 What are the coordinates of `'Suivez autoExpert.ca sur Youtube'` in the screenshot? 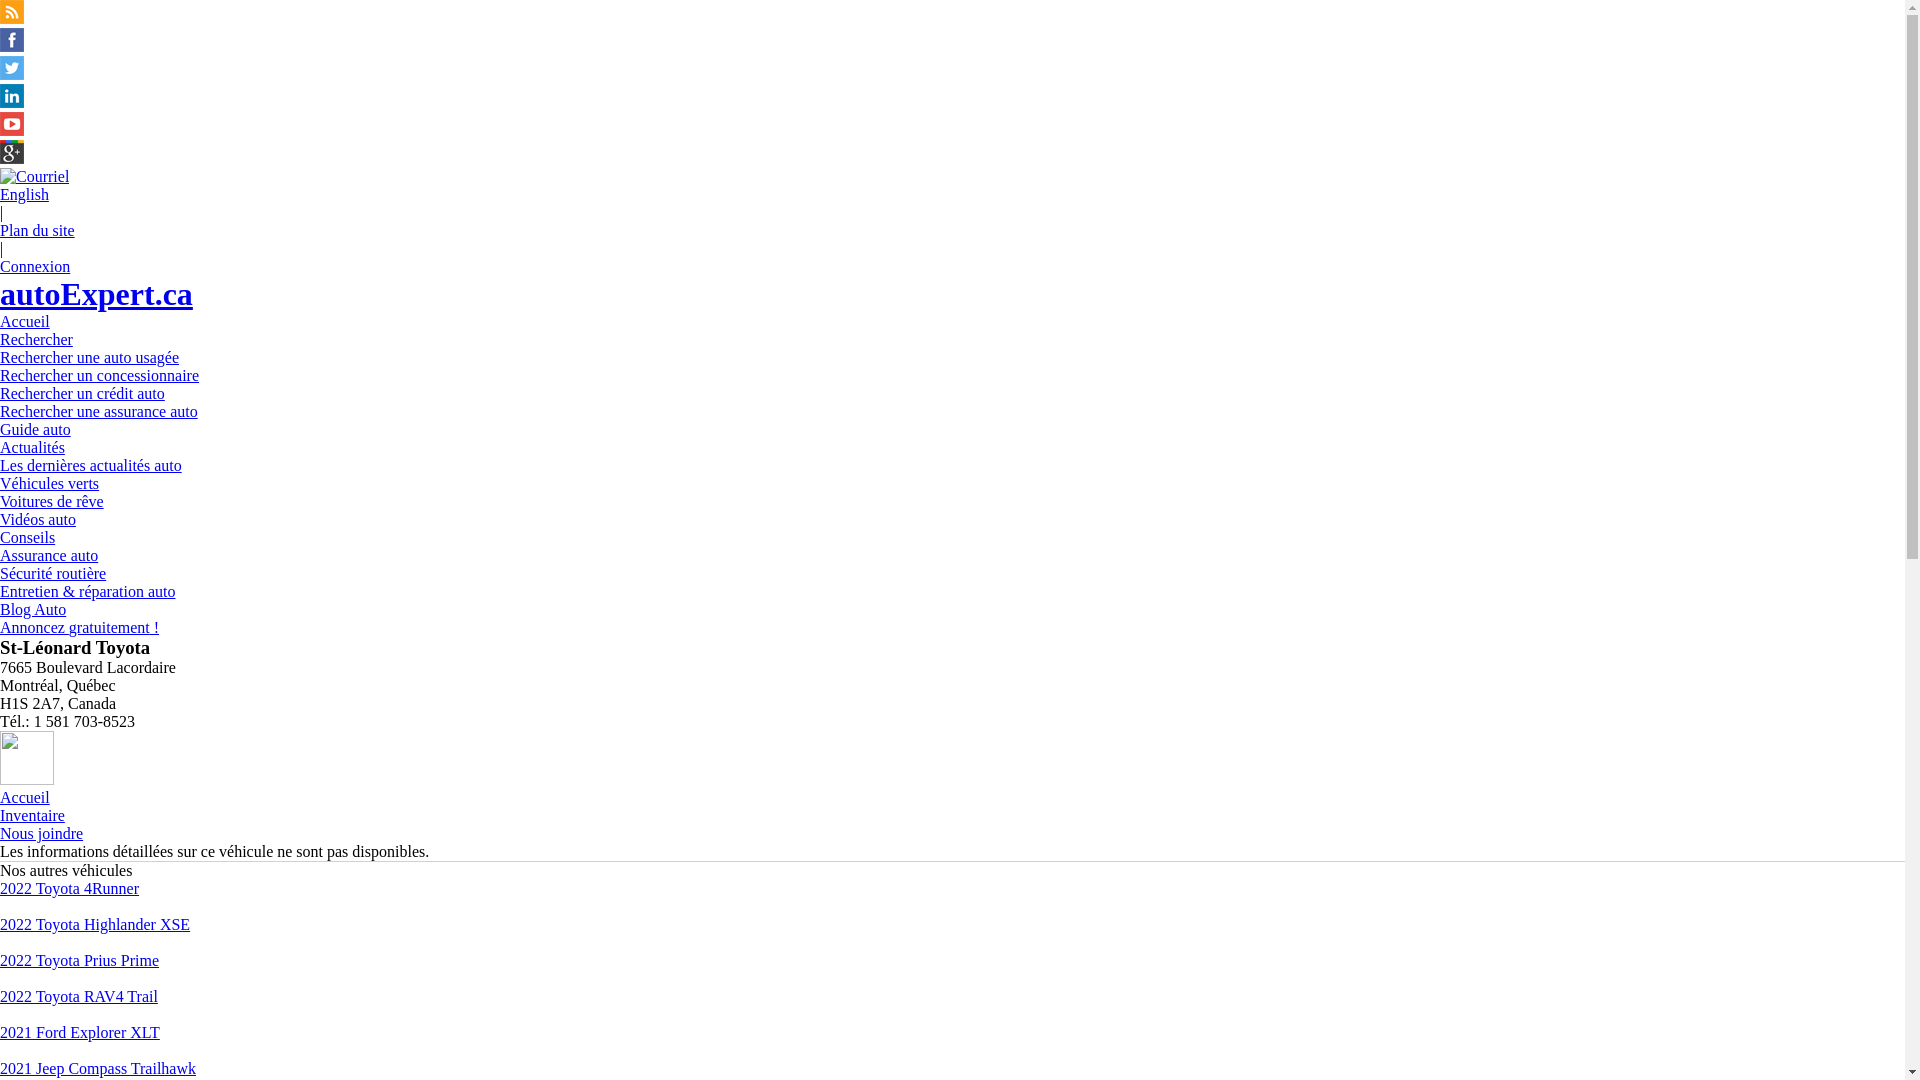 It's located at (12, 130).